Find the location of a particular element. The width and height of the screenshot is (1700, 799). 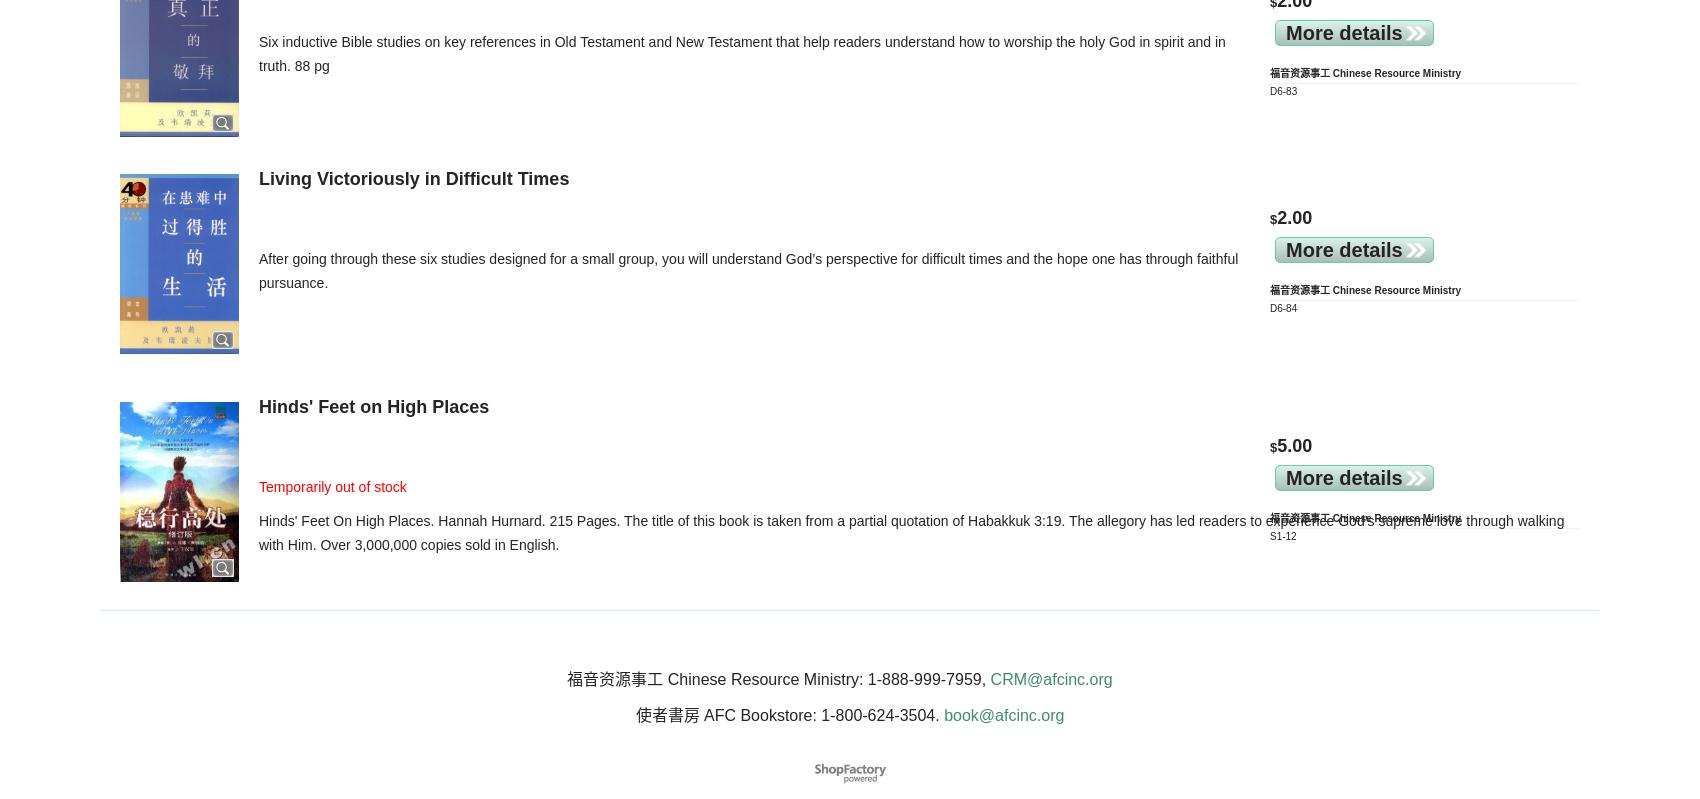

'使者書房 AFC Bookstore: 1-800-624-3504.' is located at coordinates (788, 714).